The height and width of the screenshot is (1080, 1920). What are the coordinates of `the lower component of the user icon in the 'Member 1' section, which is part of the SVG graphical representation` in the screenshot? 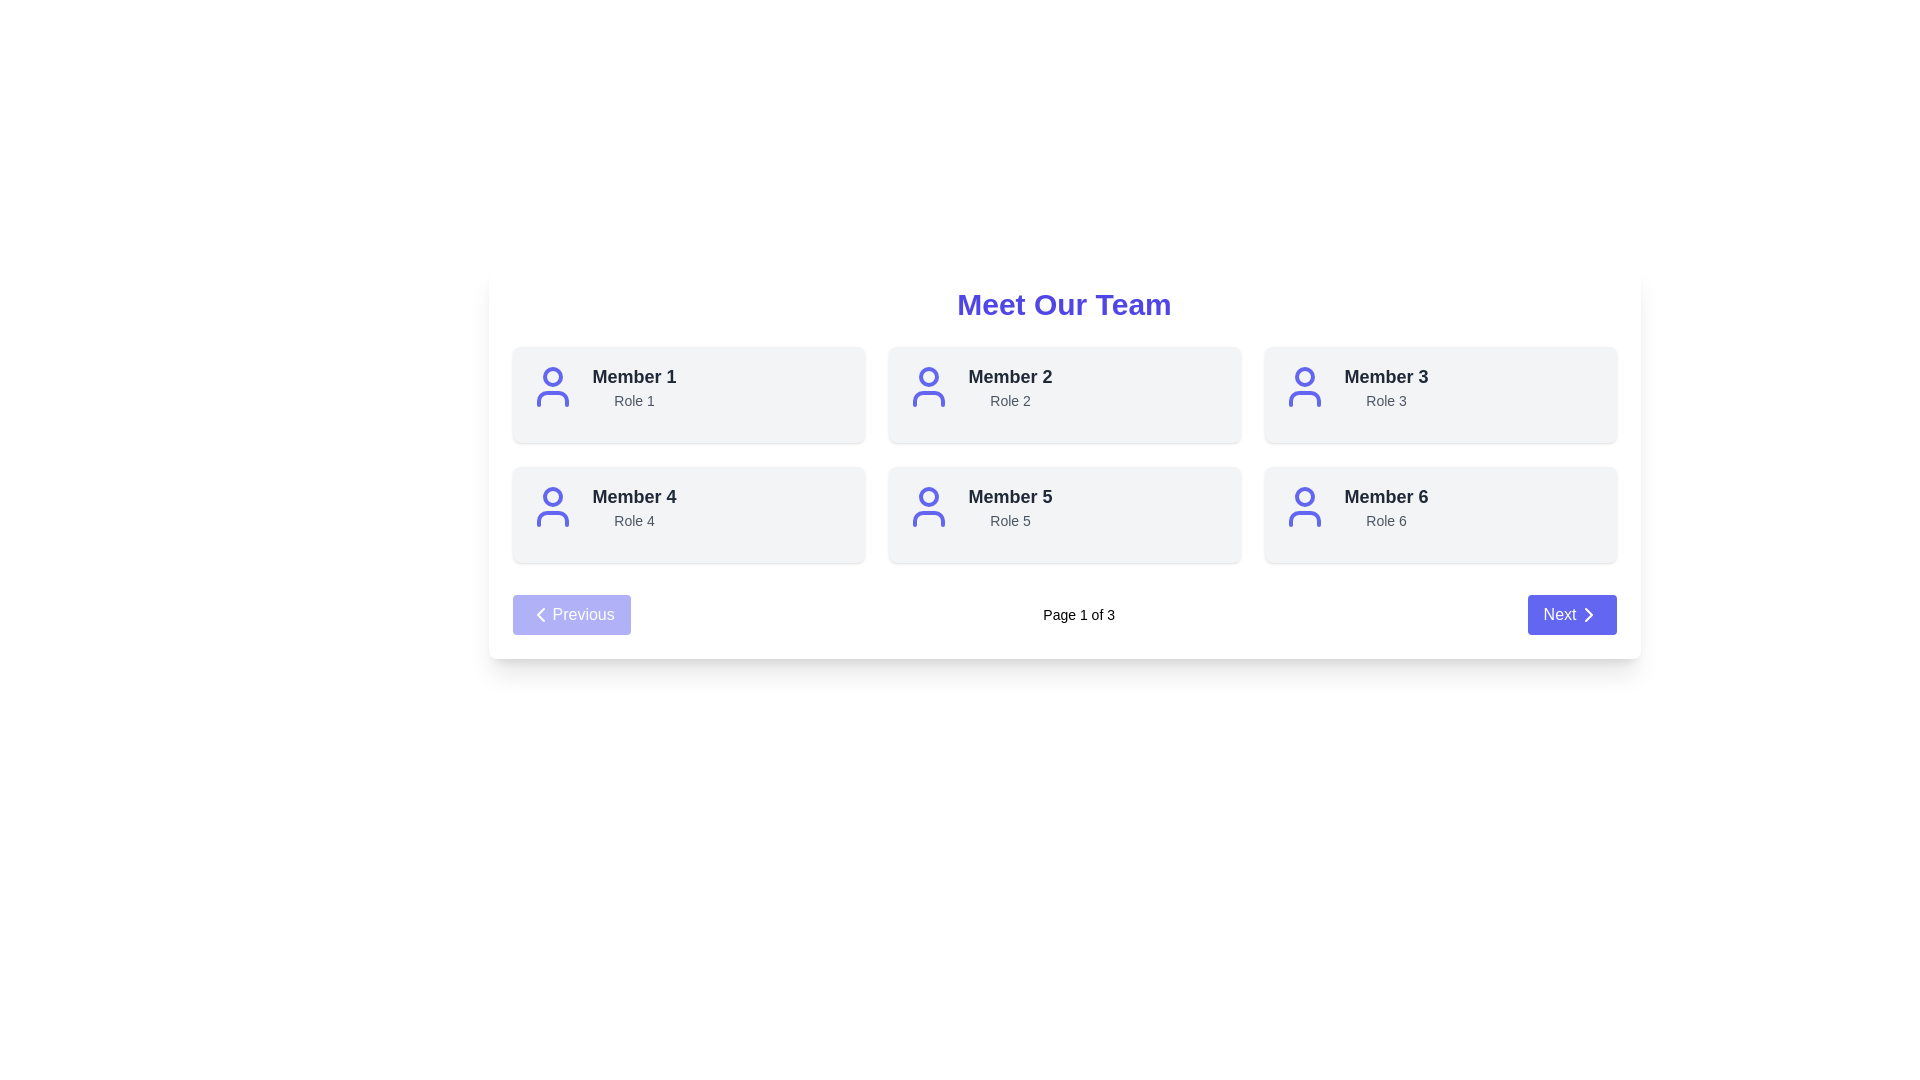 It's located at (552, 398).